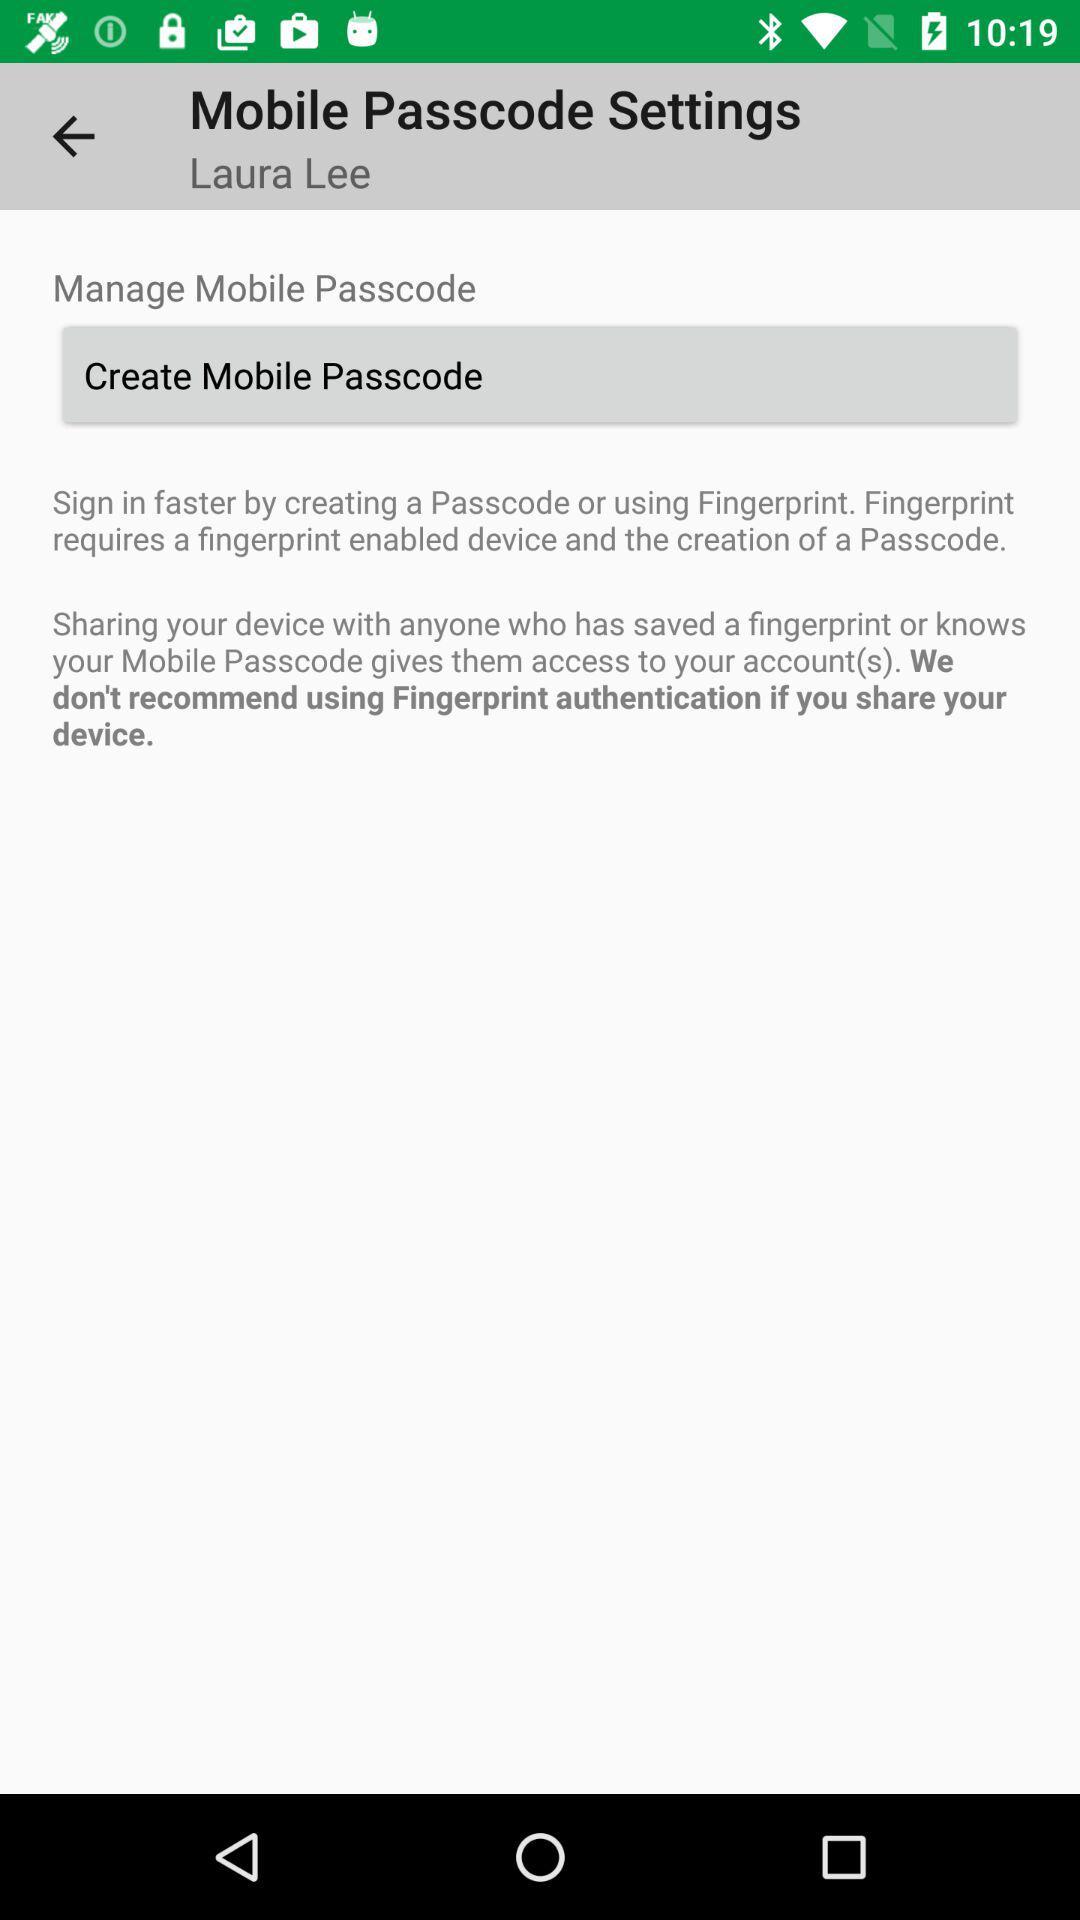  Describe the element at coordinates (72, 135) in the screenshot. I see `the icon next to mobile passcode settings icon` at that location.